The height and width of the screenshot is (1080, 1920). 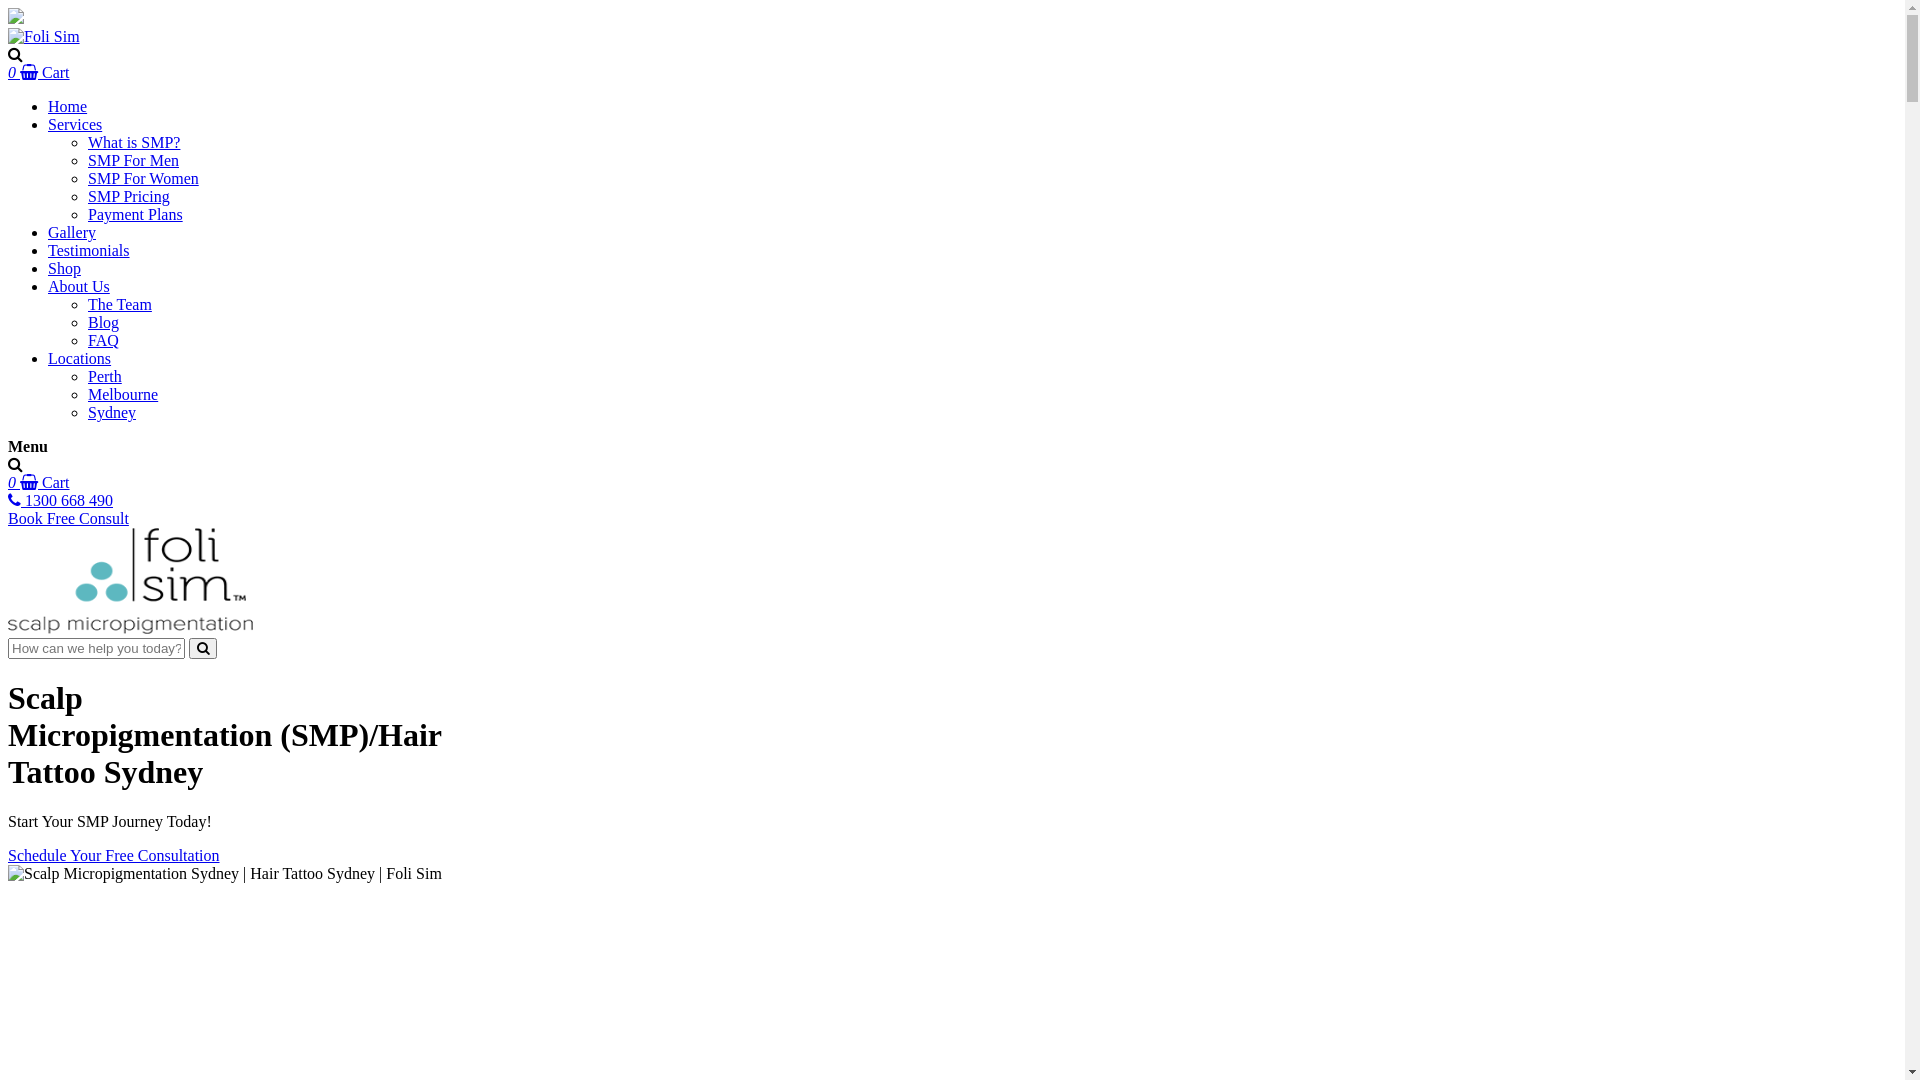 I want to click on 'Home', so click(x=48, y=106).